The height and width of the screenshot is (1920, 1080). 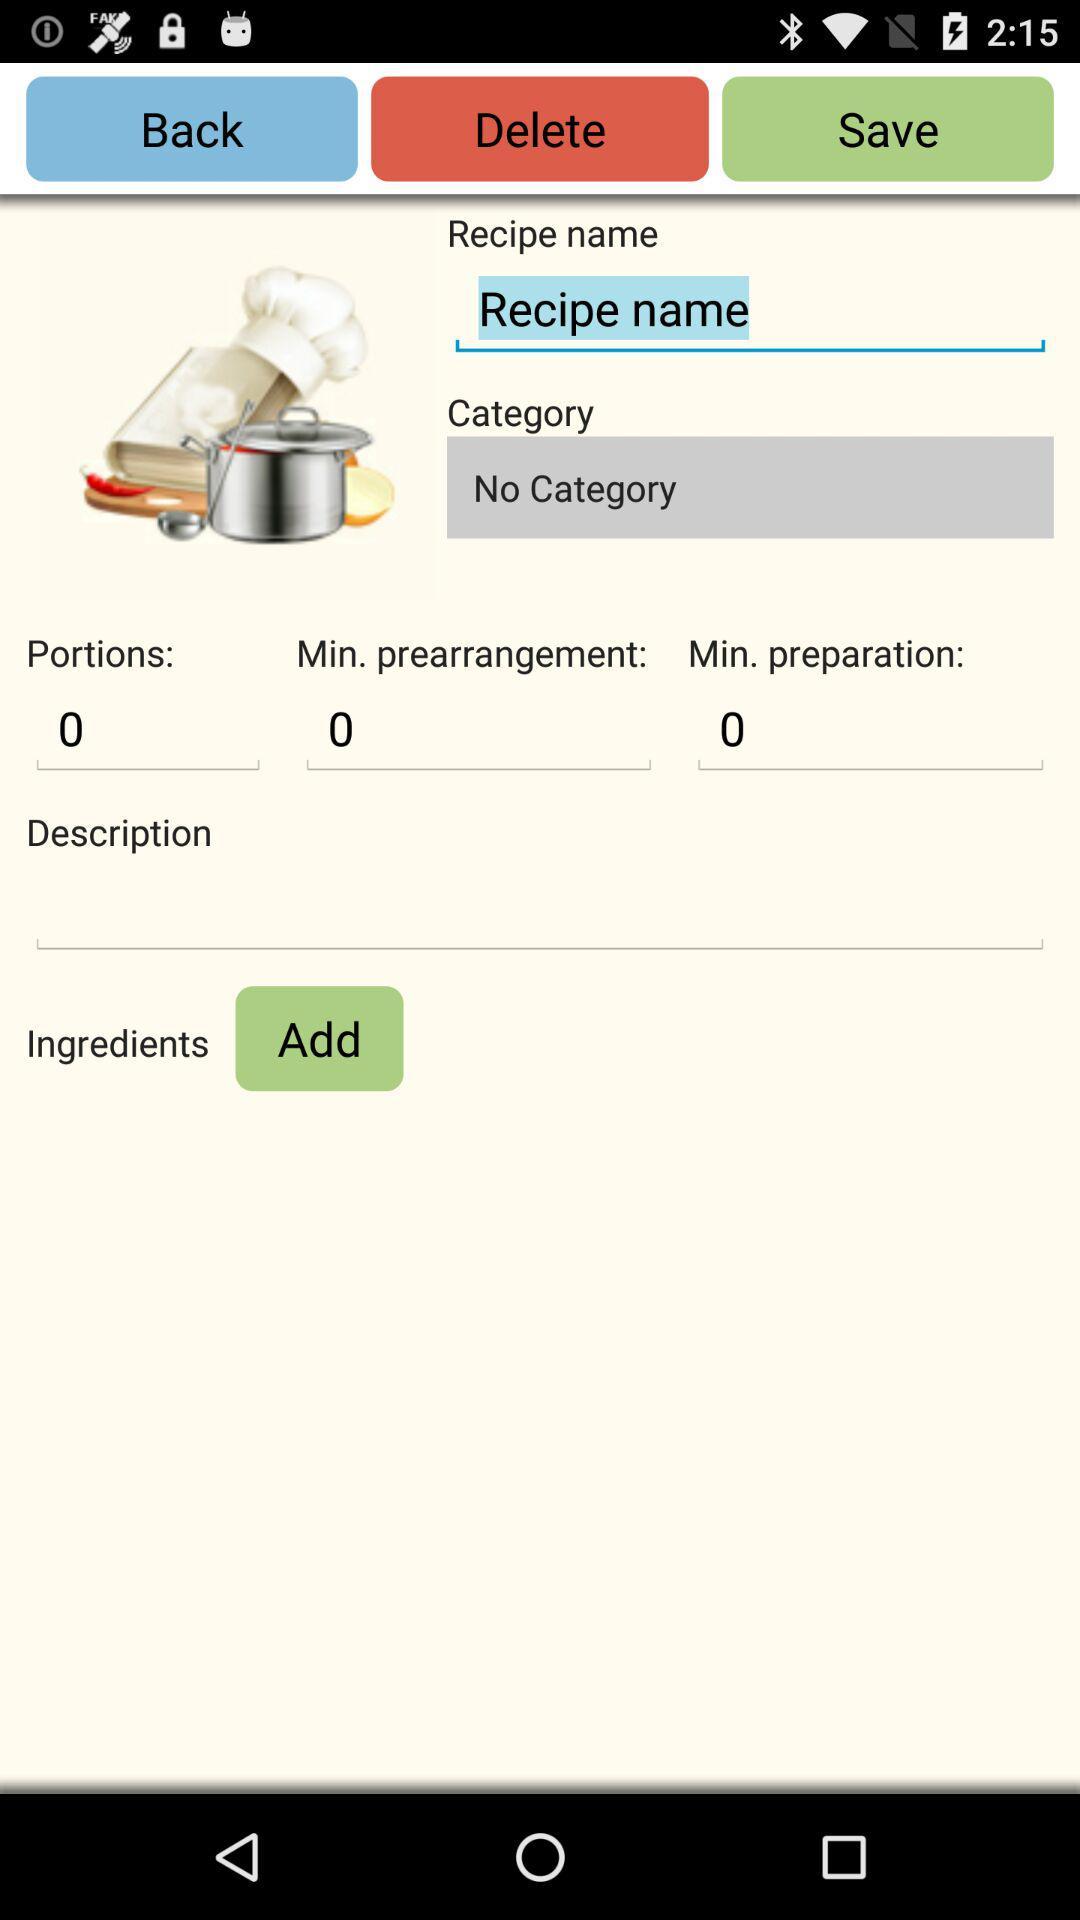 I want to click on description input field, so click(x=540, y=907).